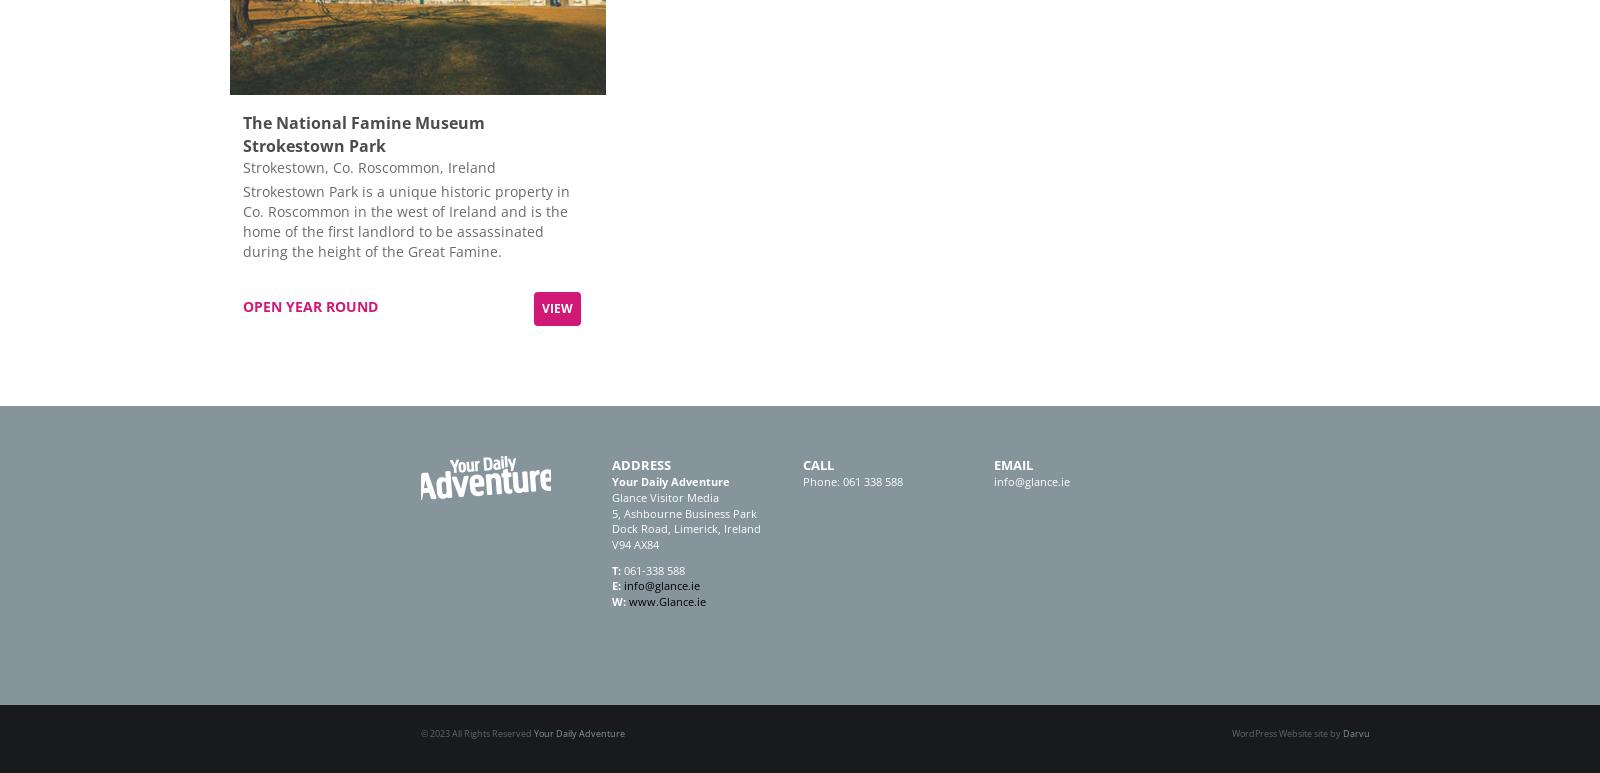 This screenshot has height=773, width=1600. I want to click on 'Dock Road, Limerick, Ireland', so click(686, 527).